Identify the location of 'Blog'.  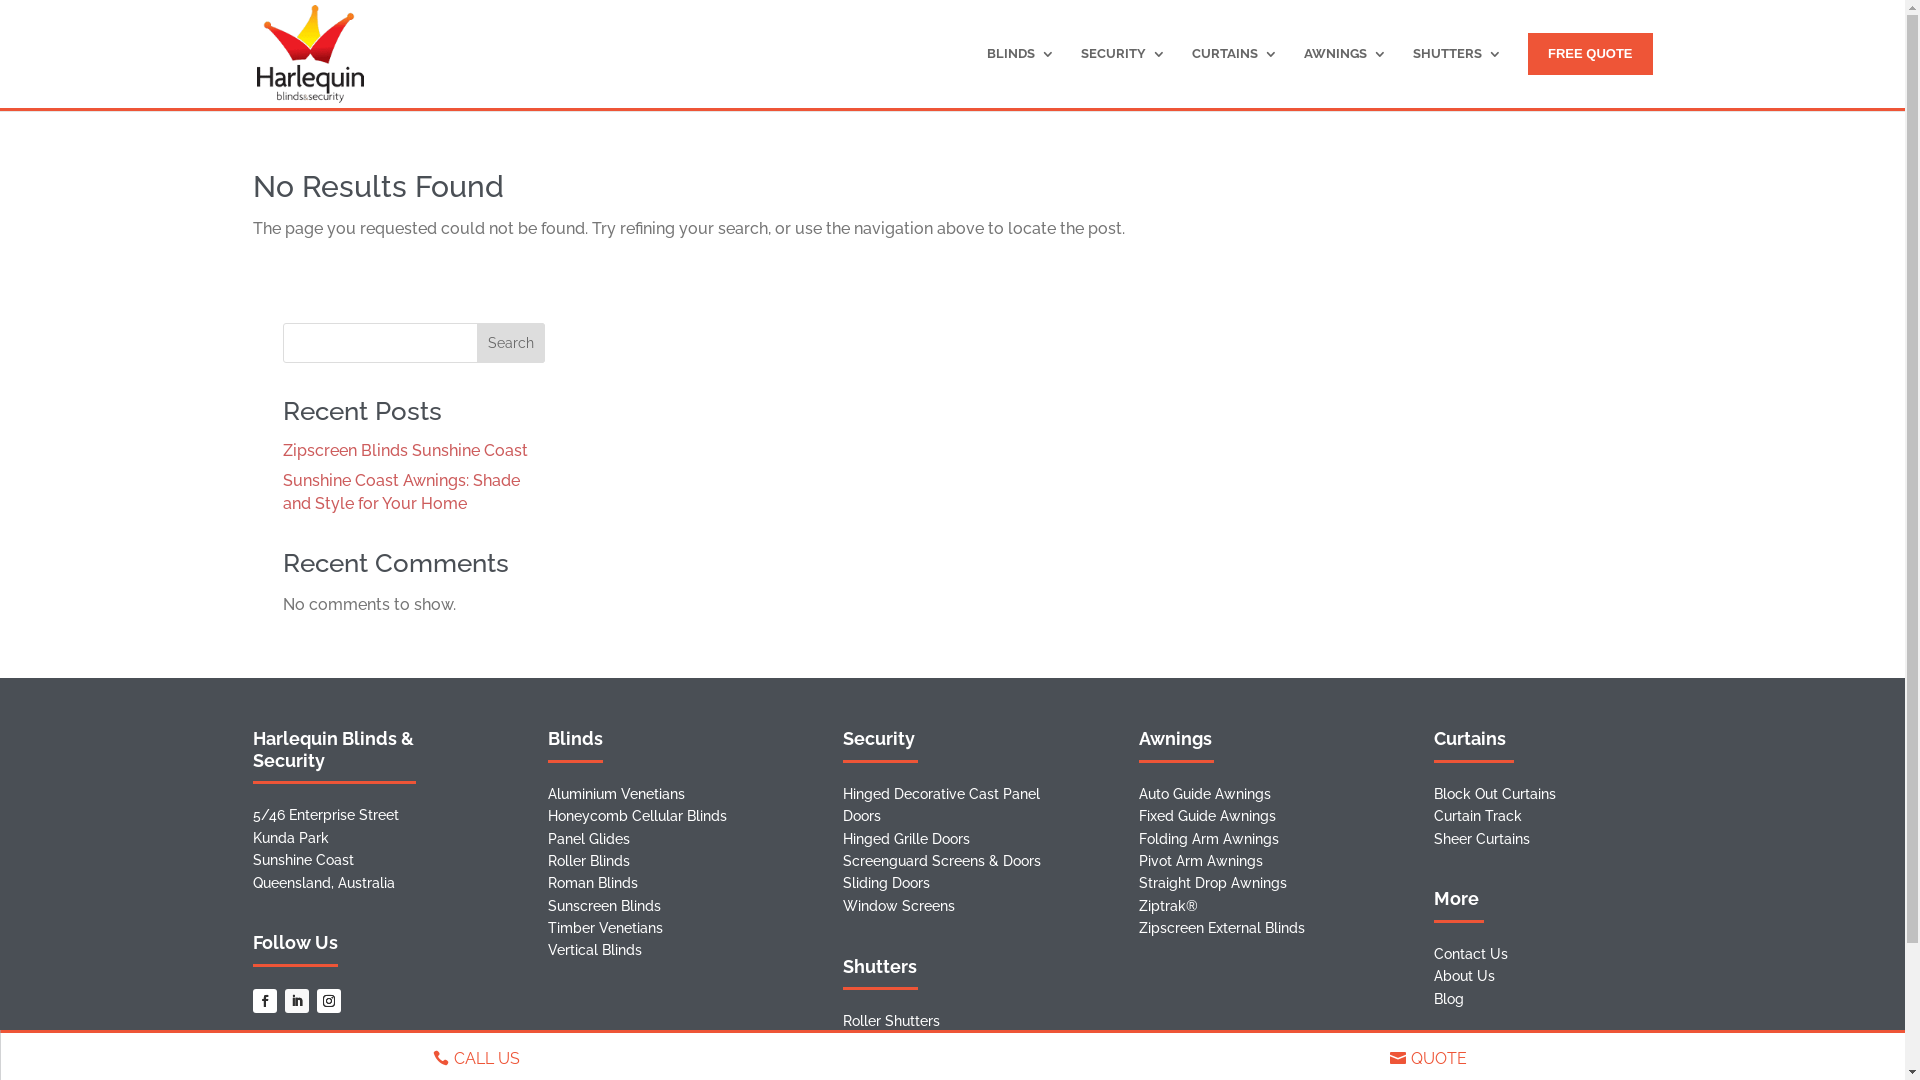
(1449, 999).